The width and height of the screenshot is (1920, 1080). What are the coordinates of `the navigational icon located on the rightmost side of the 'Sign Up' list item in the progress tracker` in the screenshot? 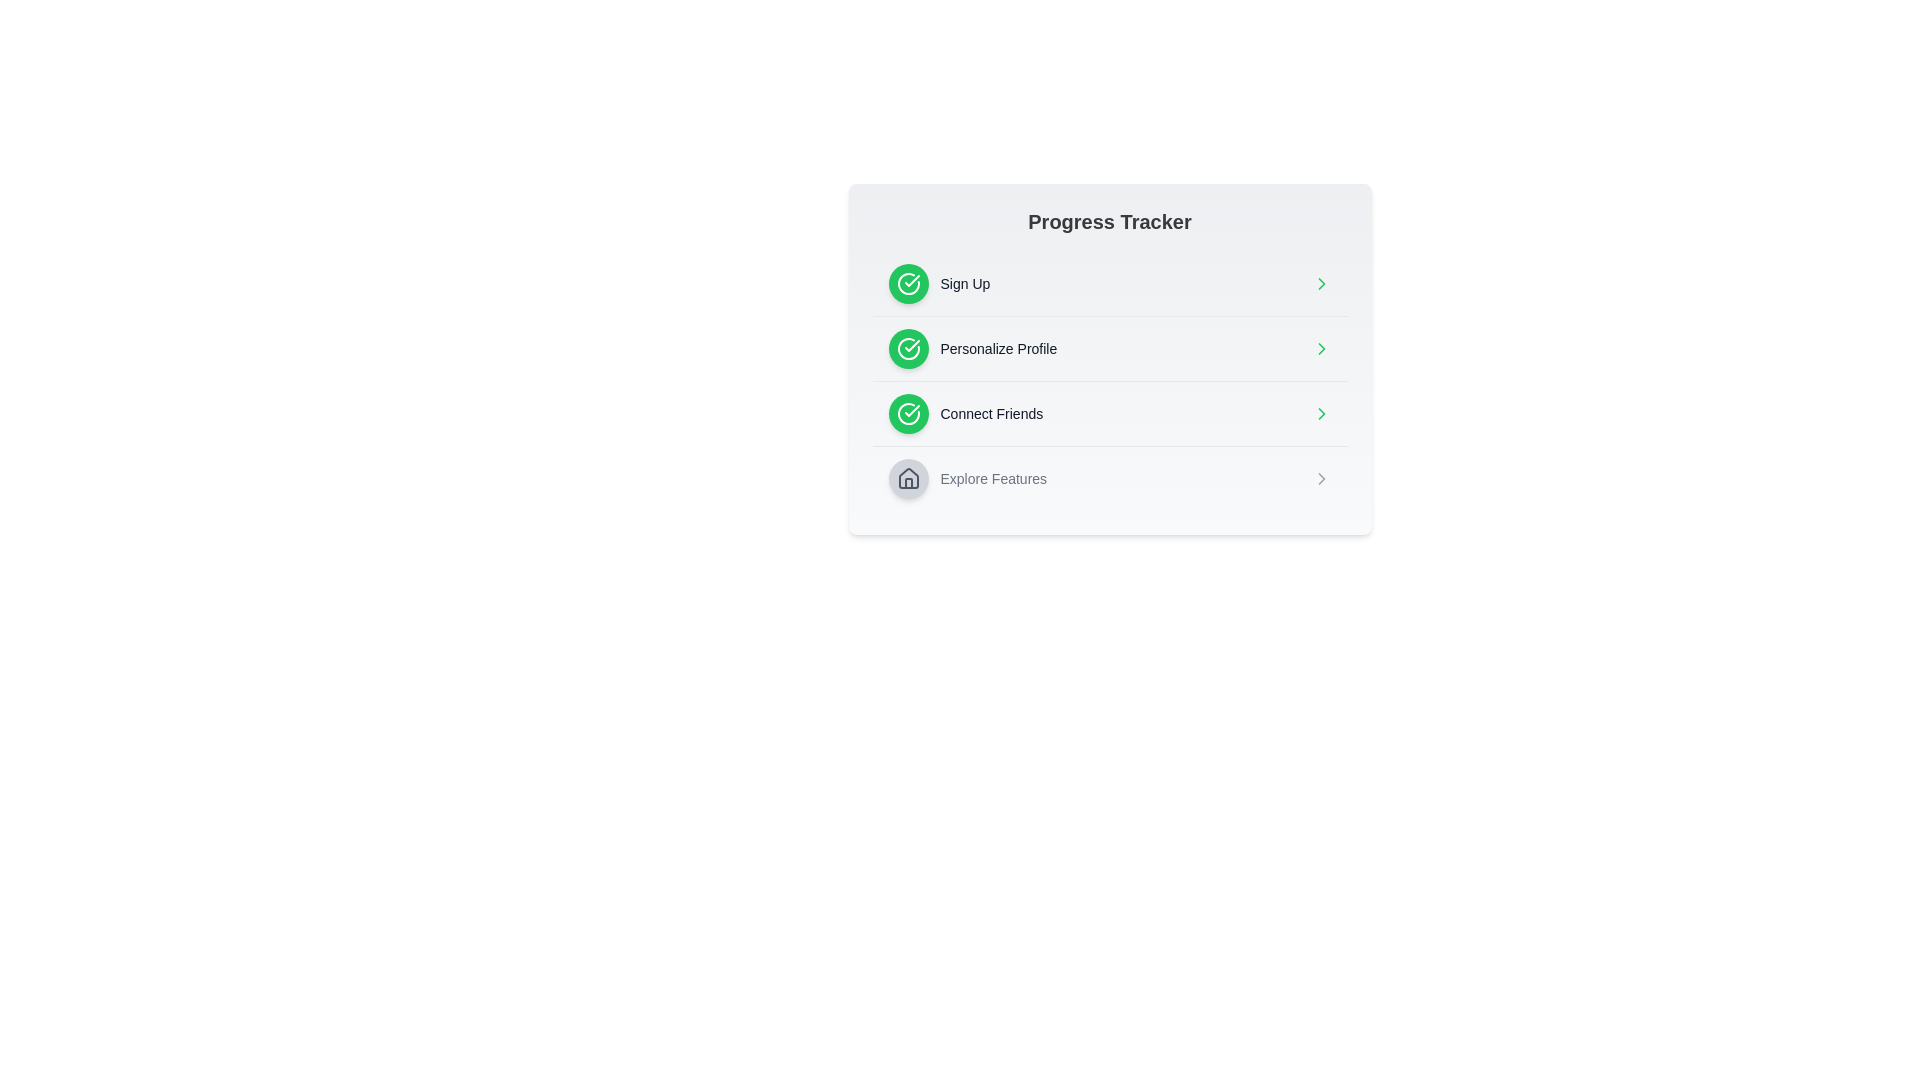 It's located at (1321, 284).